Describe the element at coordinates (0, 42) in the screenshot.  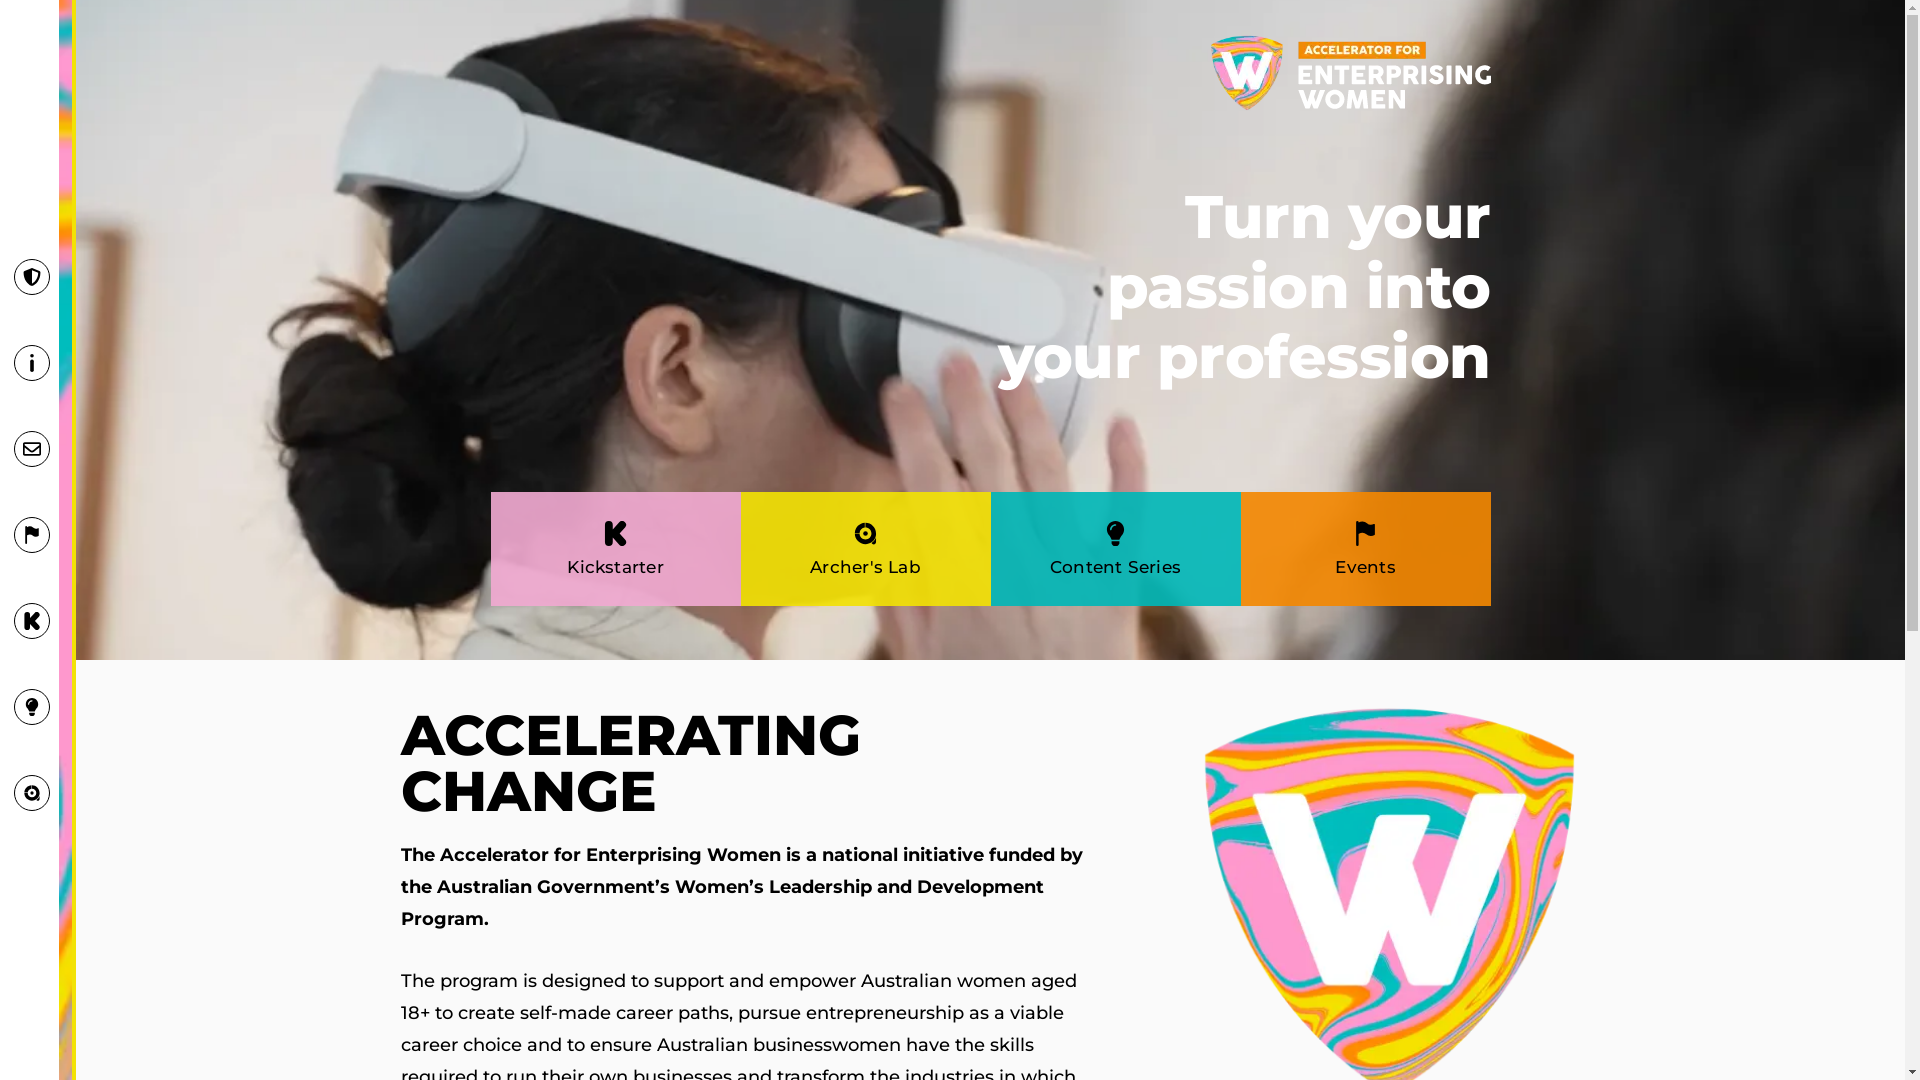
I see `'Skip to content'` at that location.